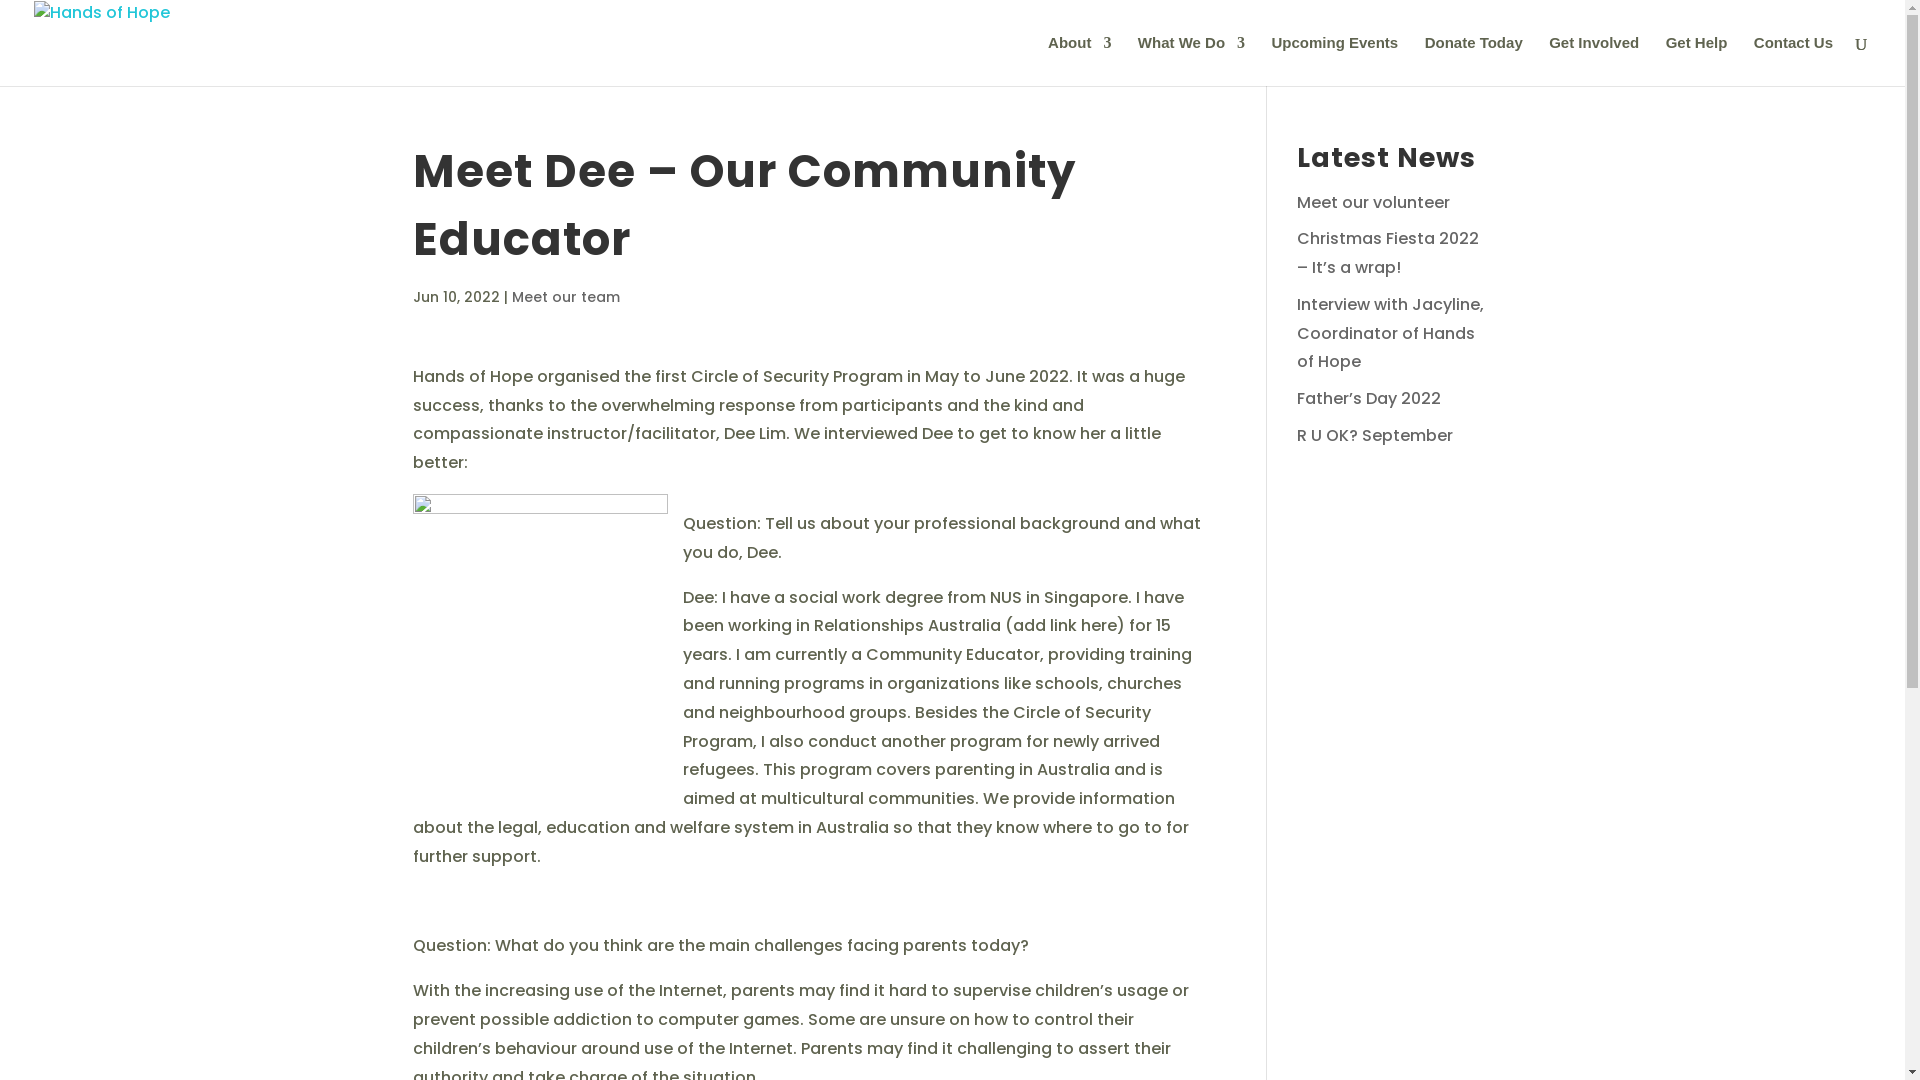 The image size is (1920, 1080). Describe the element at coordinates (1696, 60) in the screenshot. I see `'Get Help'` at that location.